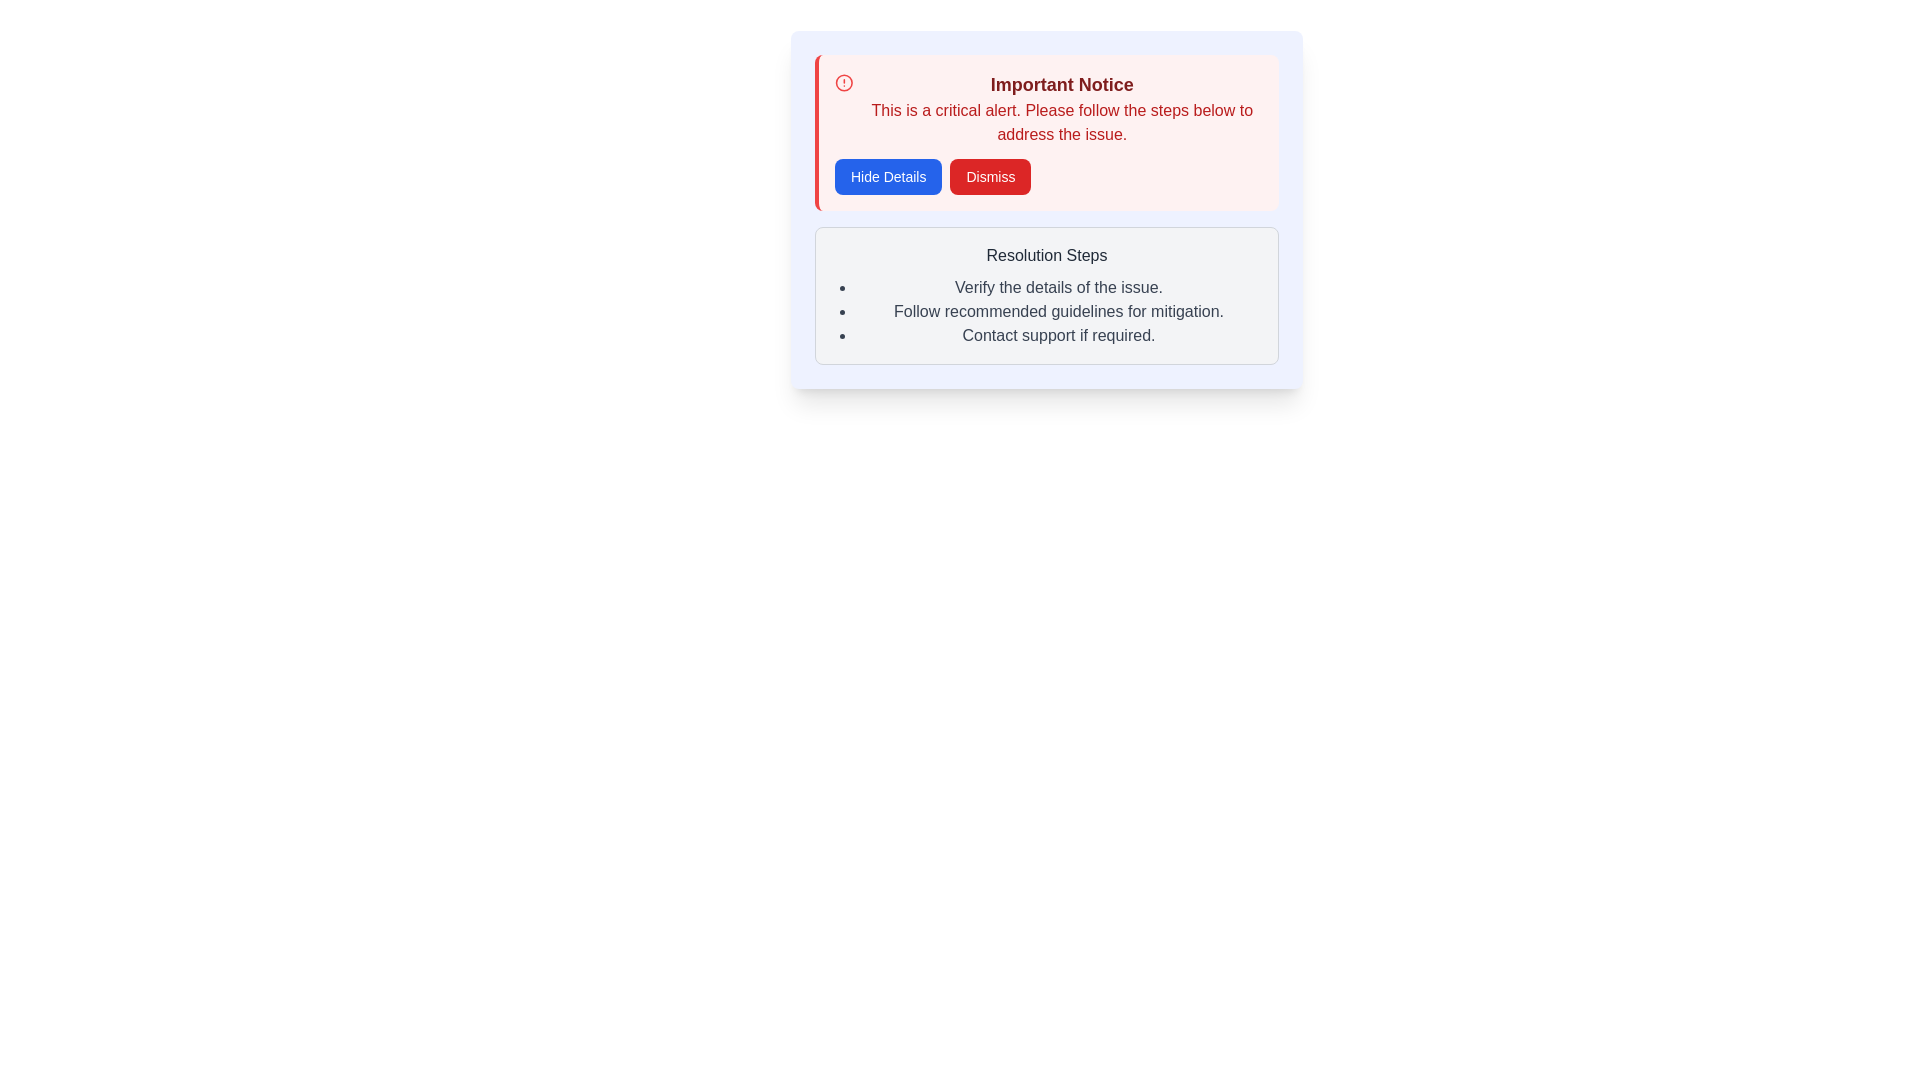  Describe the element at coordinates (990, 176) in the screenshot. I see `the second button to the right in the horizontal layout below the message header's notification area` at that location.